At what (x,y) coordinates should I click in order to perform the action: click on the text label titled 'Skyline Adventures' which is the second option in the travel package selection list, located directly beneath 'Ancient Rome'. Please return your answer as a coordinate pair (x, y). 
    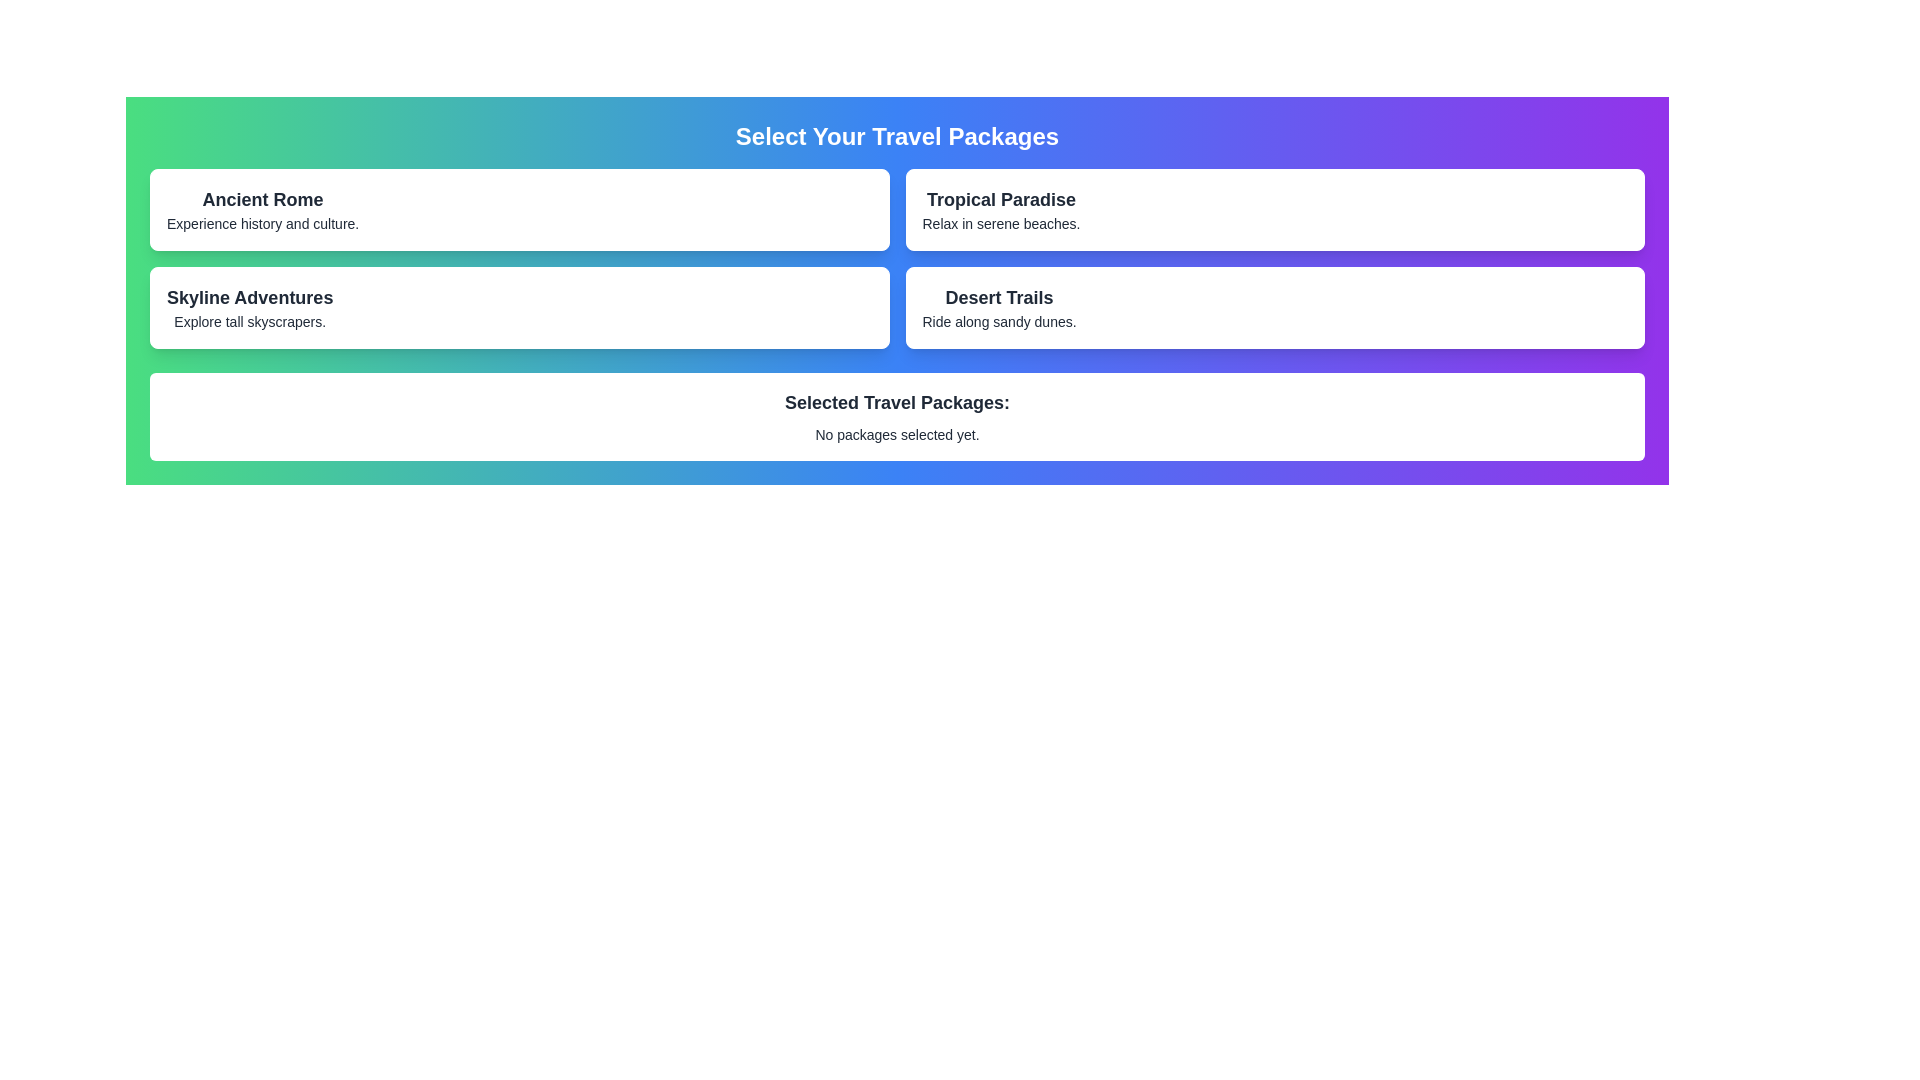
    Looking at the image, I should click on (249, 297).